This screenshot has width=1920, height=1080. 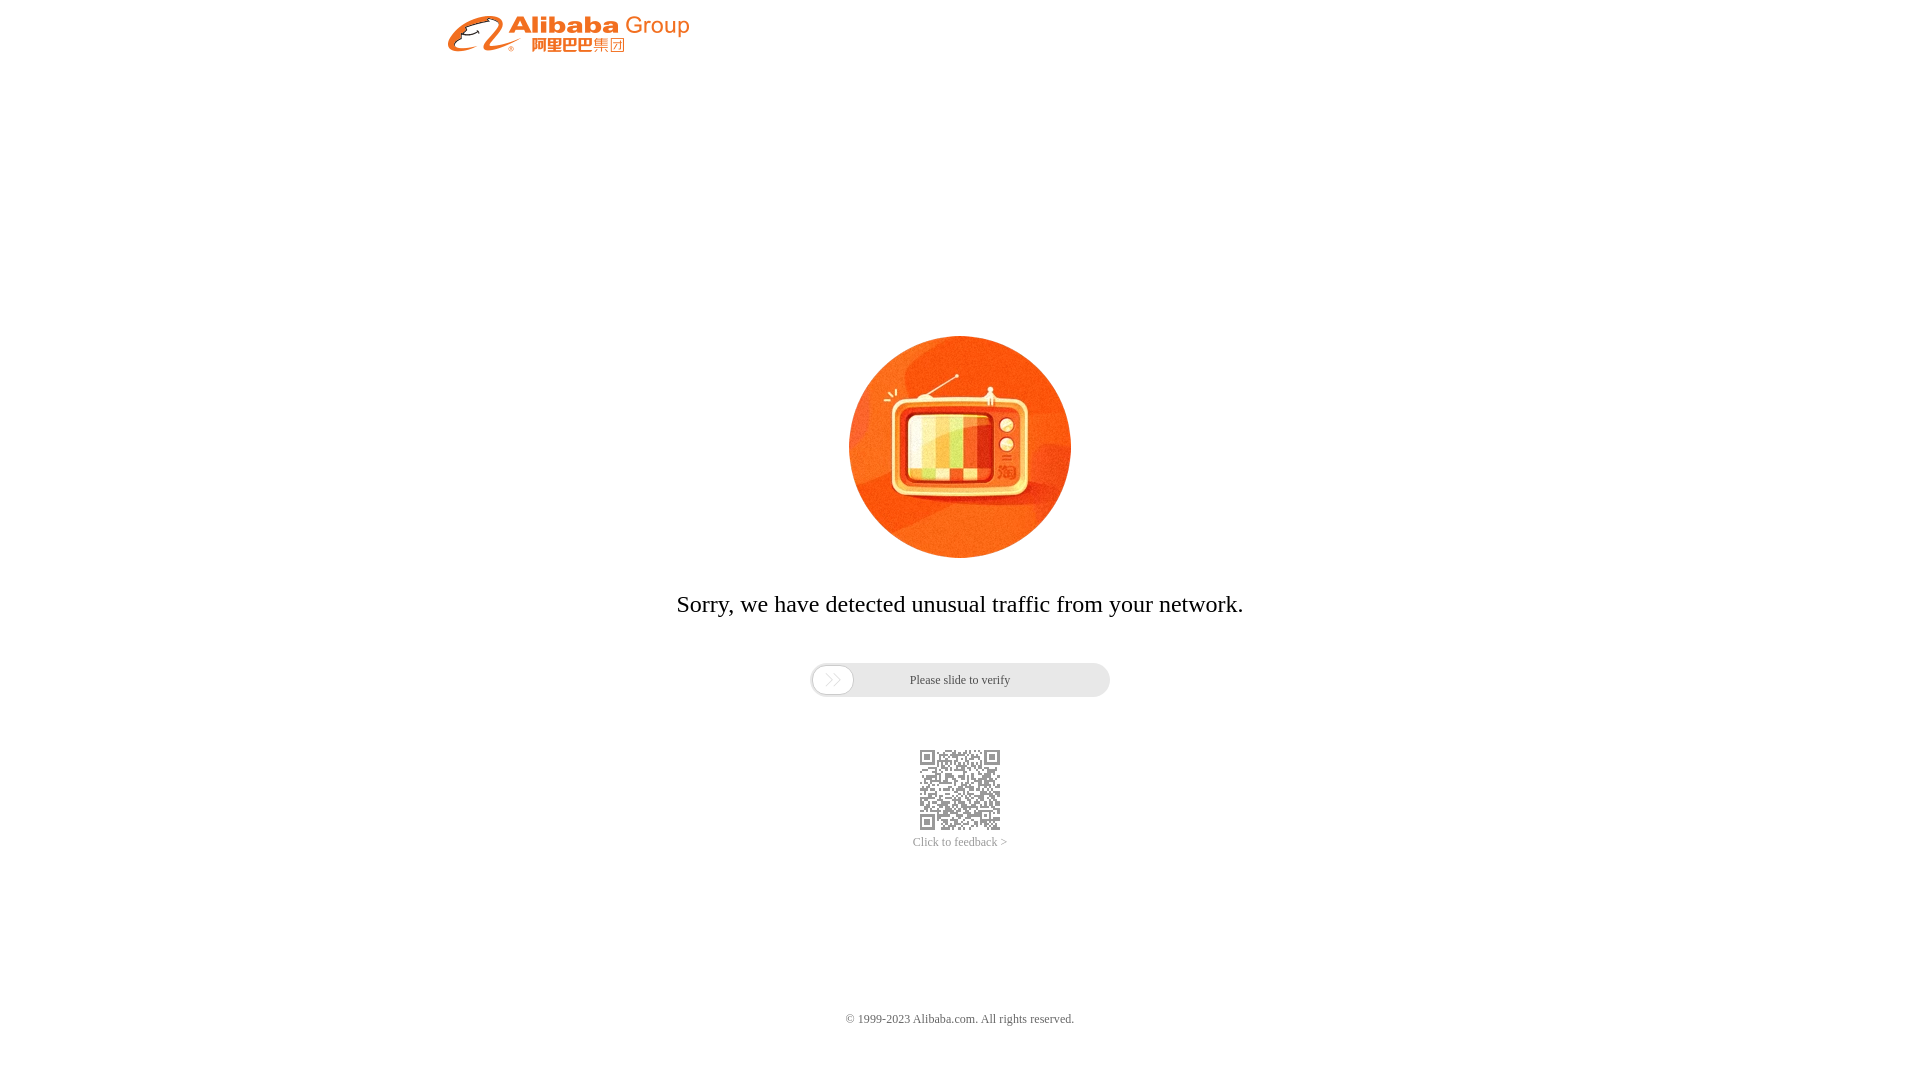 What do you see at coordinates (960, 842) in the screenshot?
I see `'Click to feedback >'` at bounding box center [960, 842].